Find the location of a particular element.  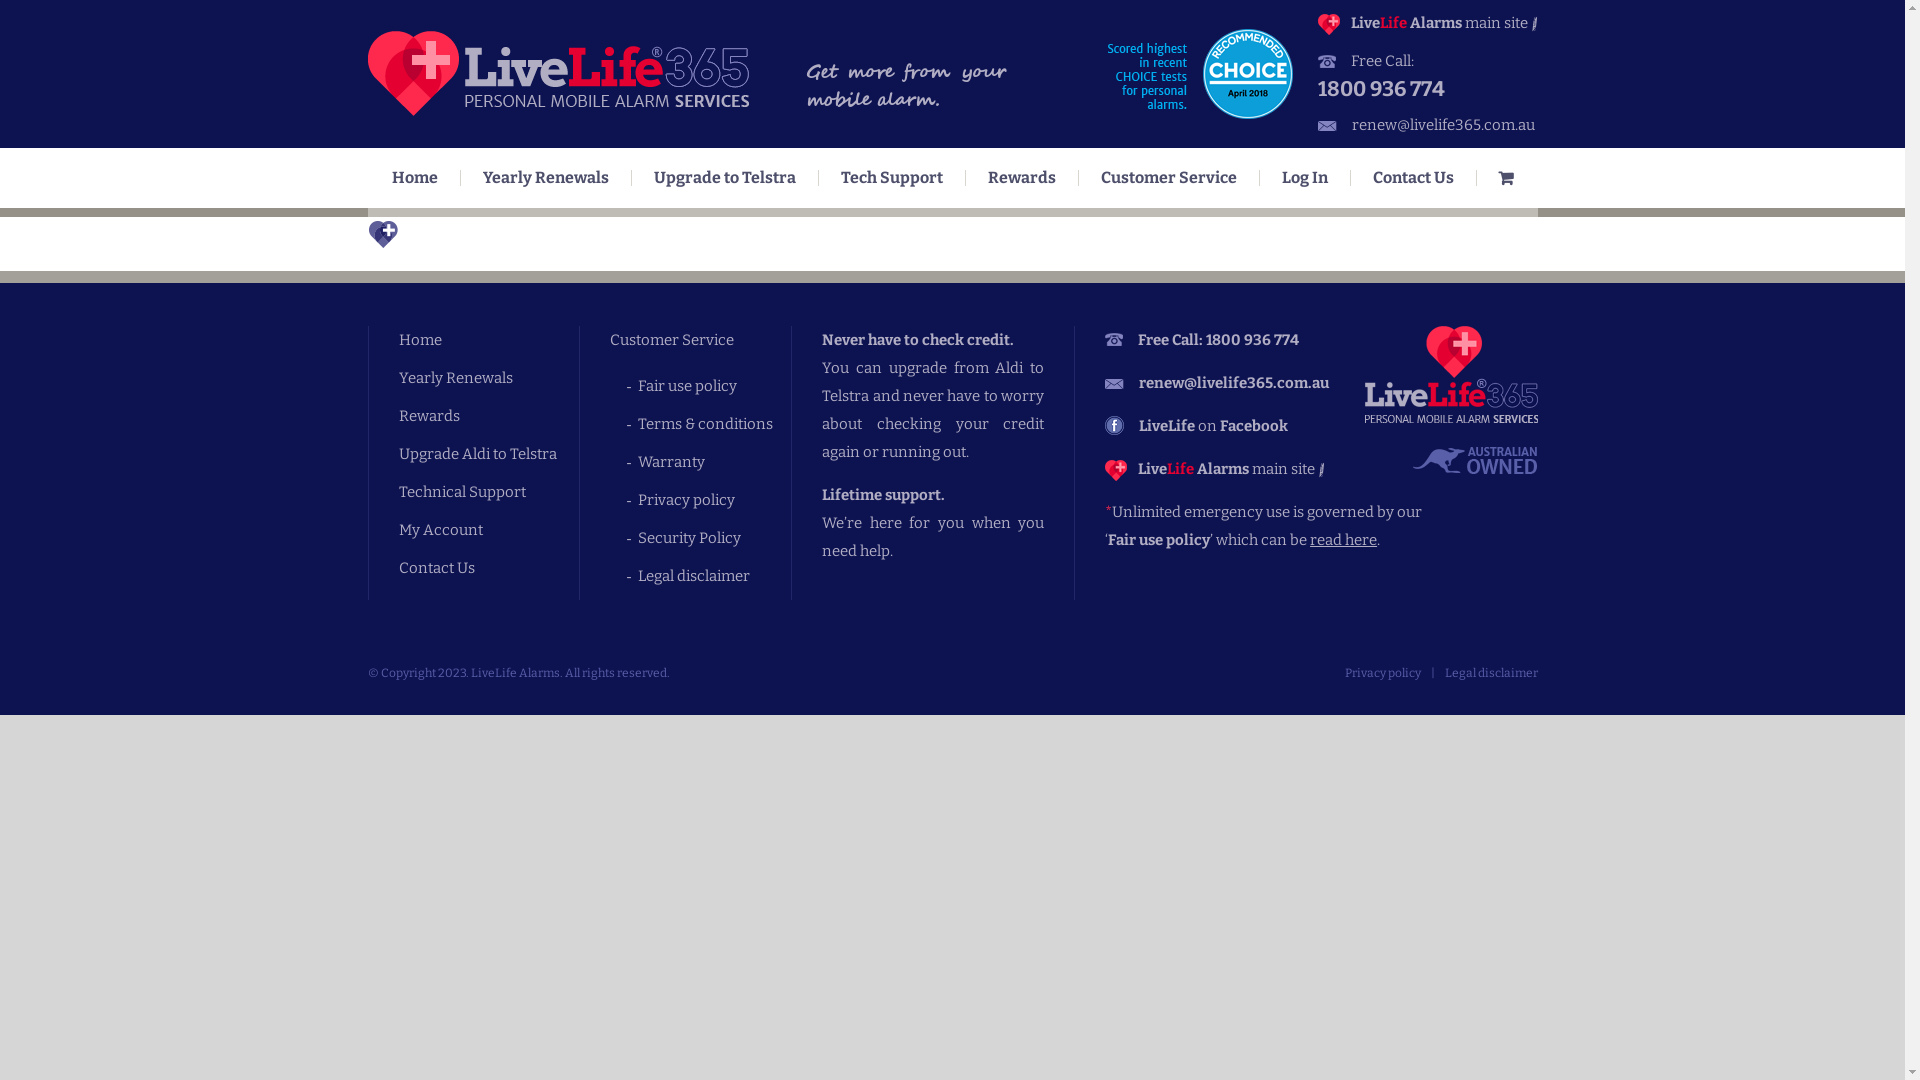

'Customer Service' is located at coordinates (1168, 176).